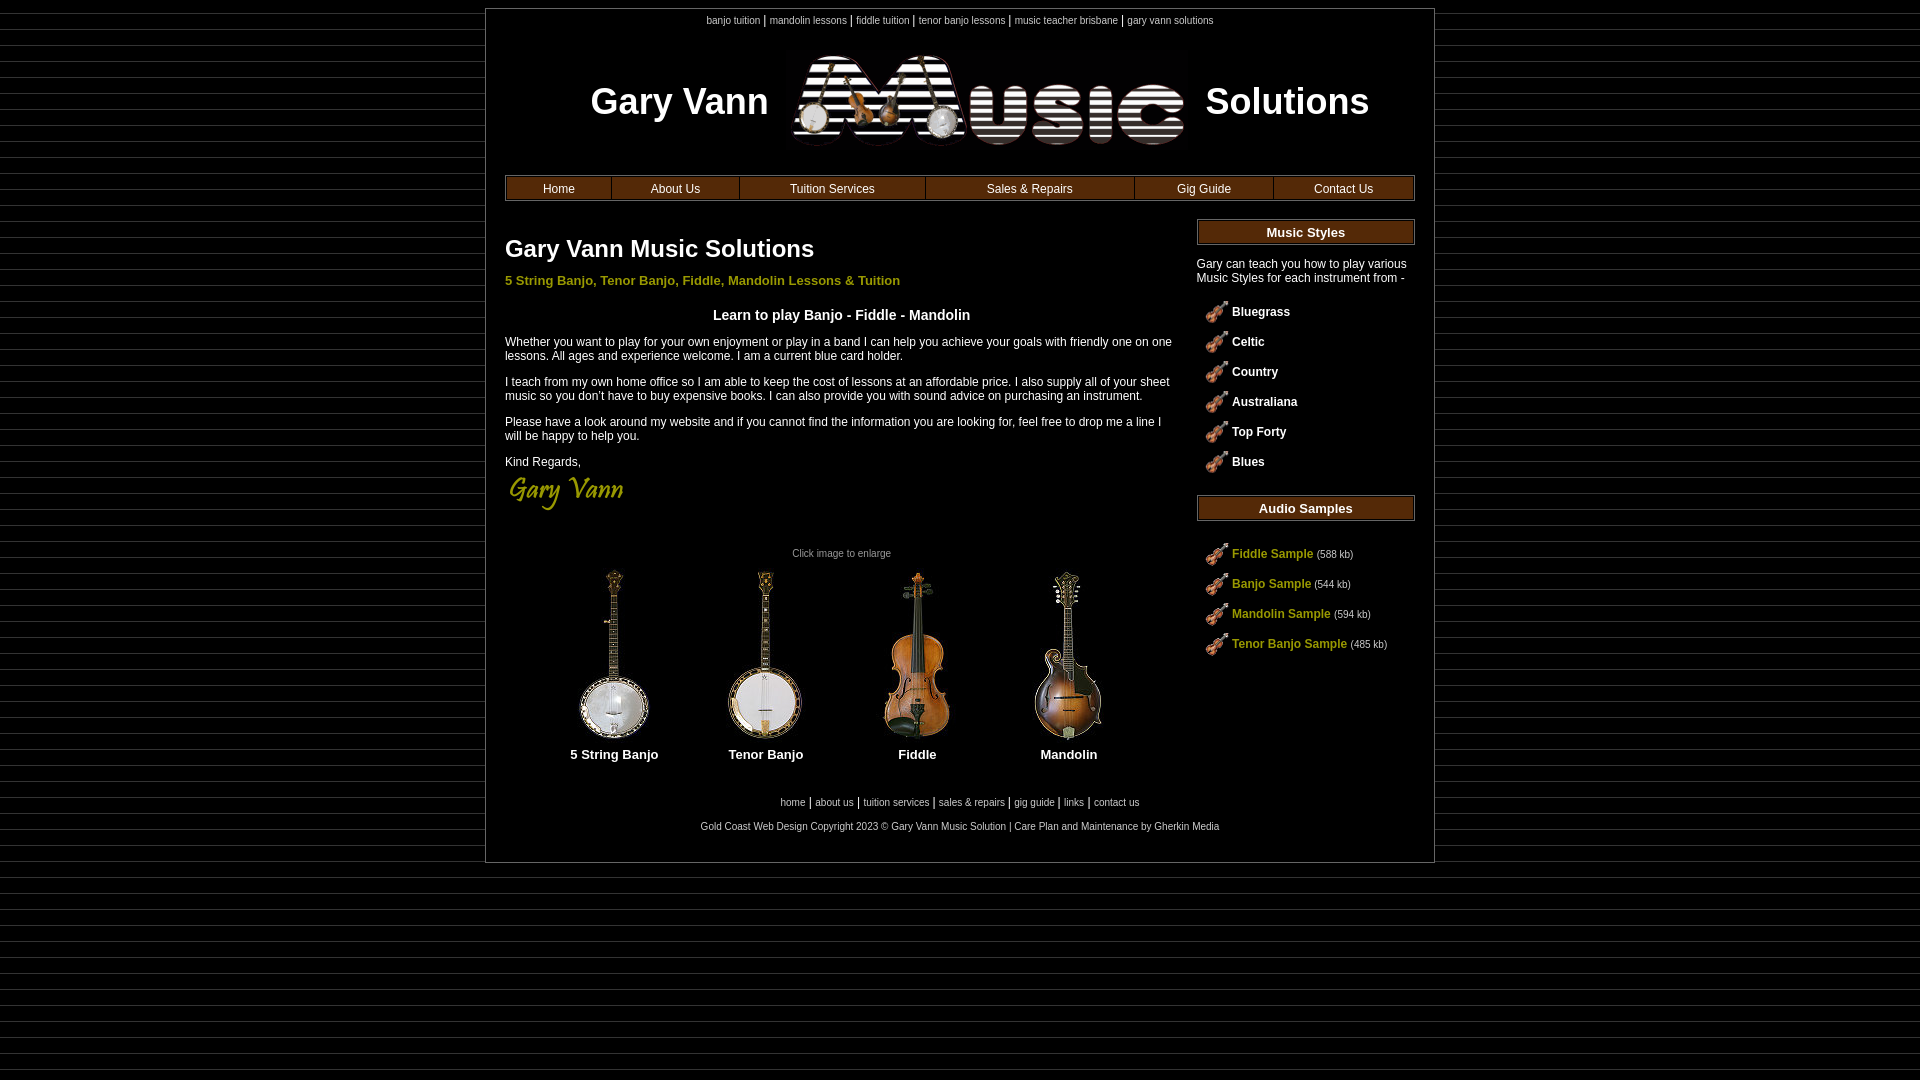 The image size is (1920, 1080). Describe the element at coordinates (1231, 612) in the screenshot. I see `'Mandolin Sample'` at that location.